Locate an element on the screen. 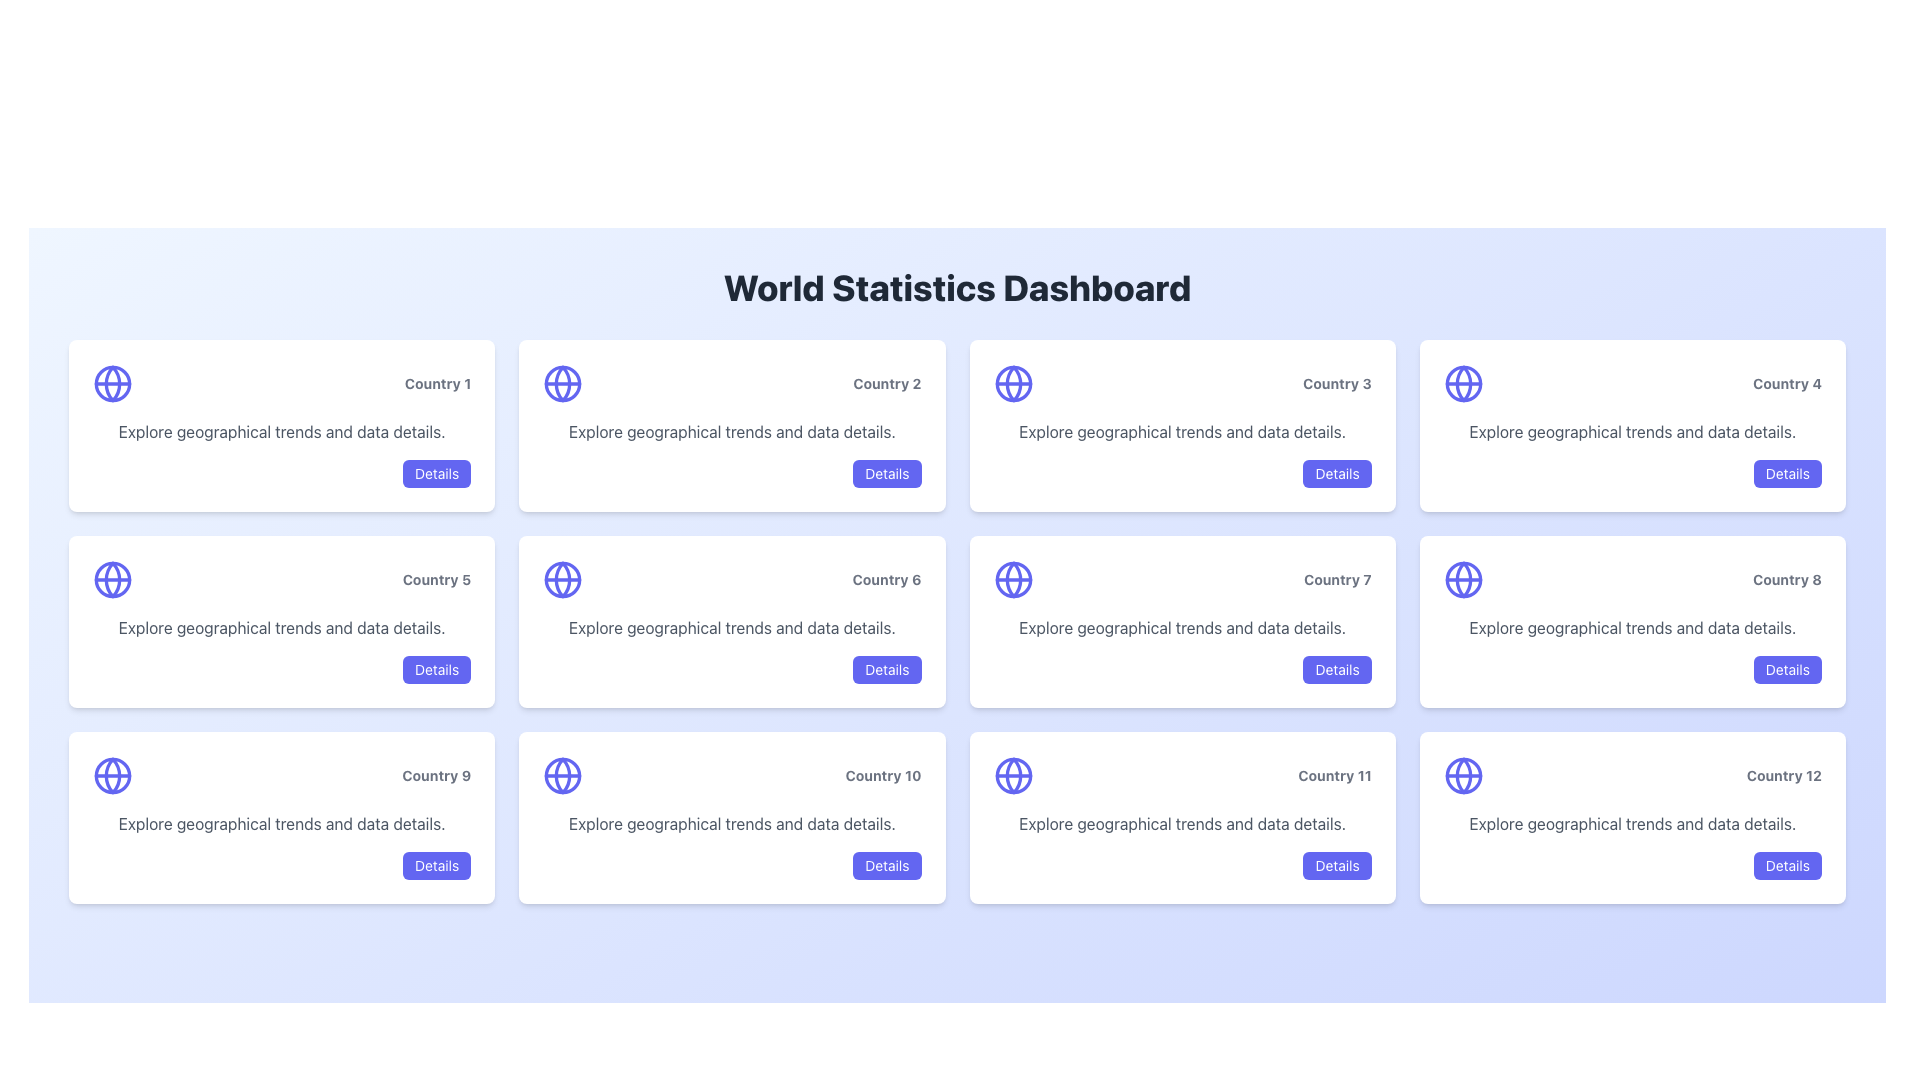  the text label that reads 'Country 10', which is styled in bold gray font and located in the top-right corner of a card layout is located at coordinates (882, 774).